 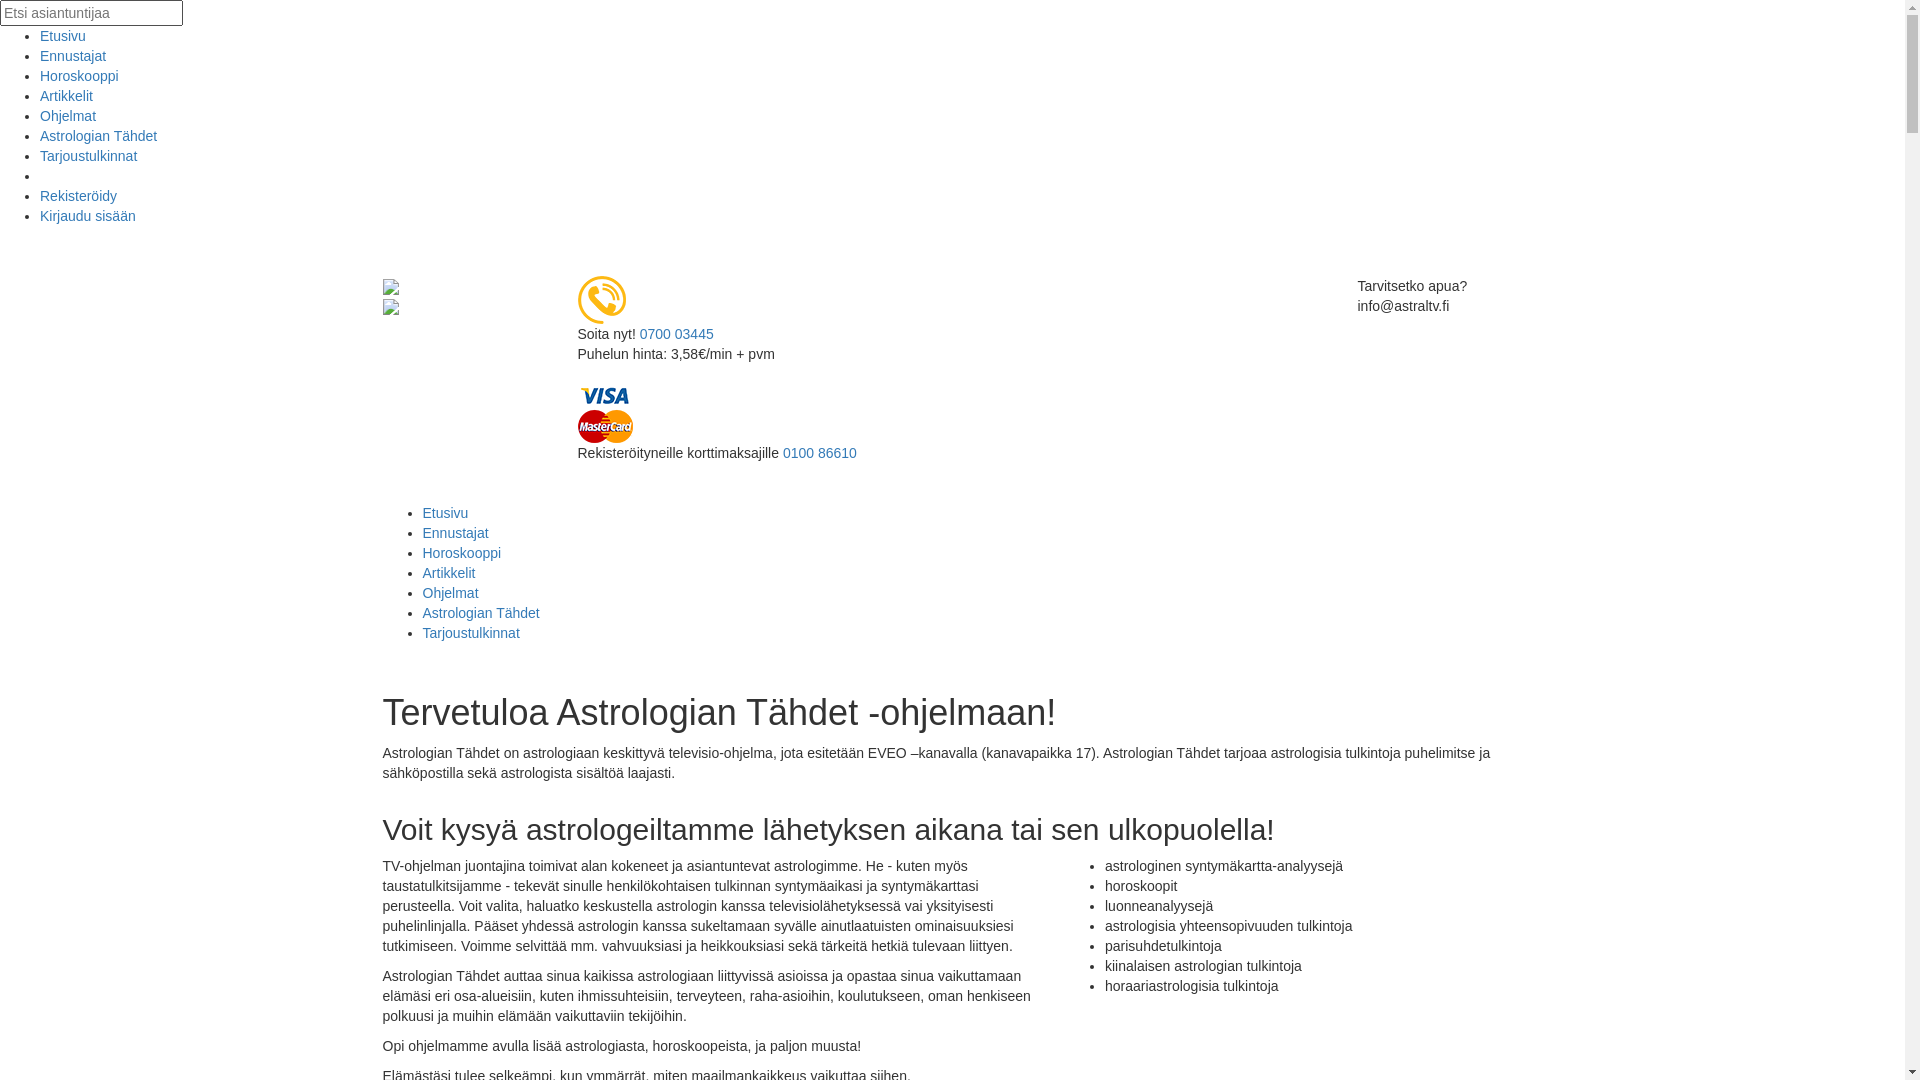 What do you see at coordinates (72, 55) in the screenshot?
I see `'Ennustajat'` at bounding box center [72, 55].